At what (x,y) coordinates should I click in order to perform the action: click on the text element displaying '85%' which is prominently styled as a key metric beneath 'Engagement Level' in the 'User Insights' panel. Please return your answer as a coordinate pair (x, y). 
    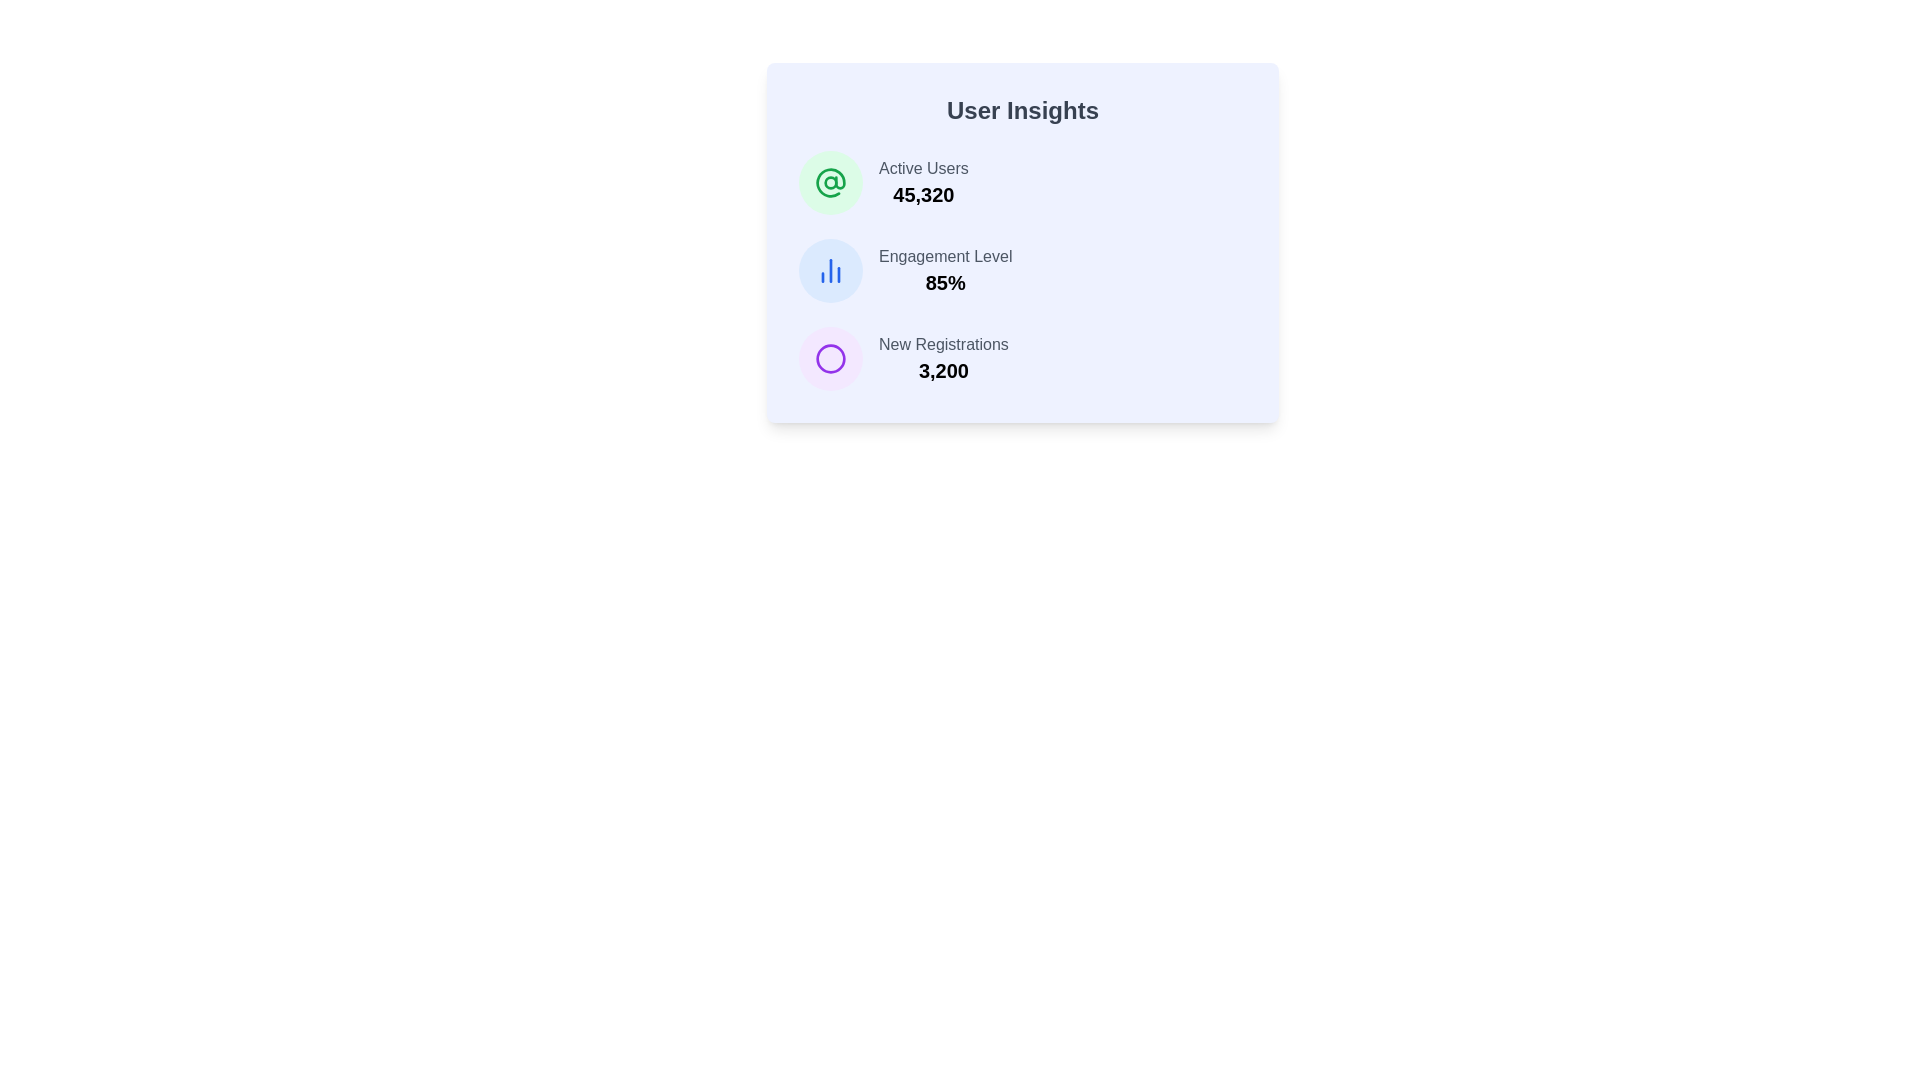
    Looking at the image, I should click on (944, 282).